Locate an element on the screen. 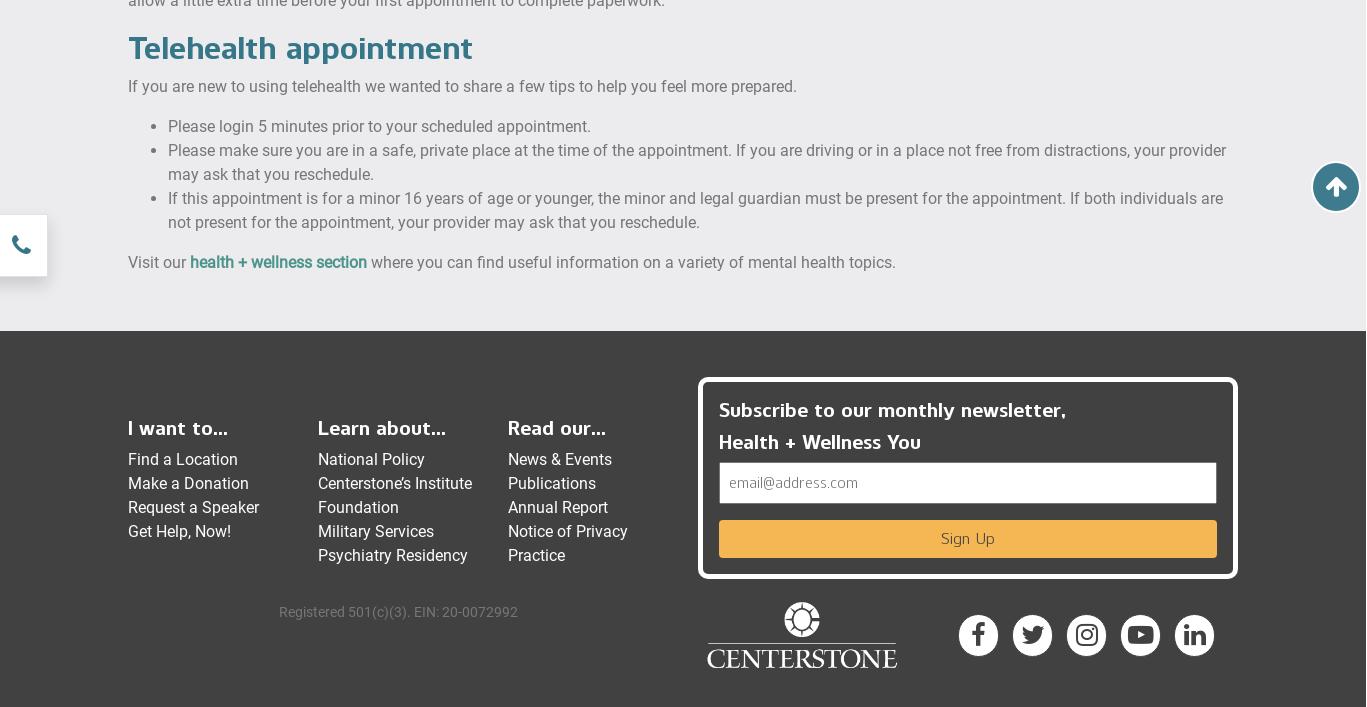 The height and width of the screenshot is (707, 1367). 'Learn about...' is located at coordinates (381, 426).